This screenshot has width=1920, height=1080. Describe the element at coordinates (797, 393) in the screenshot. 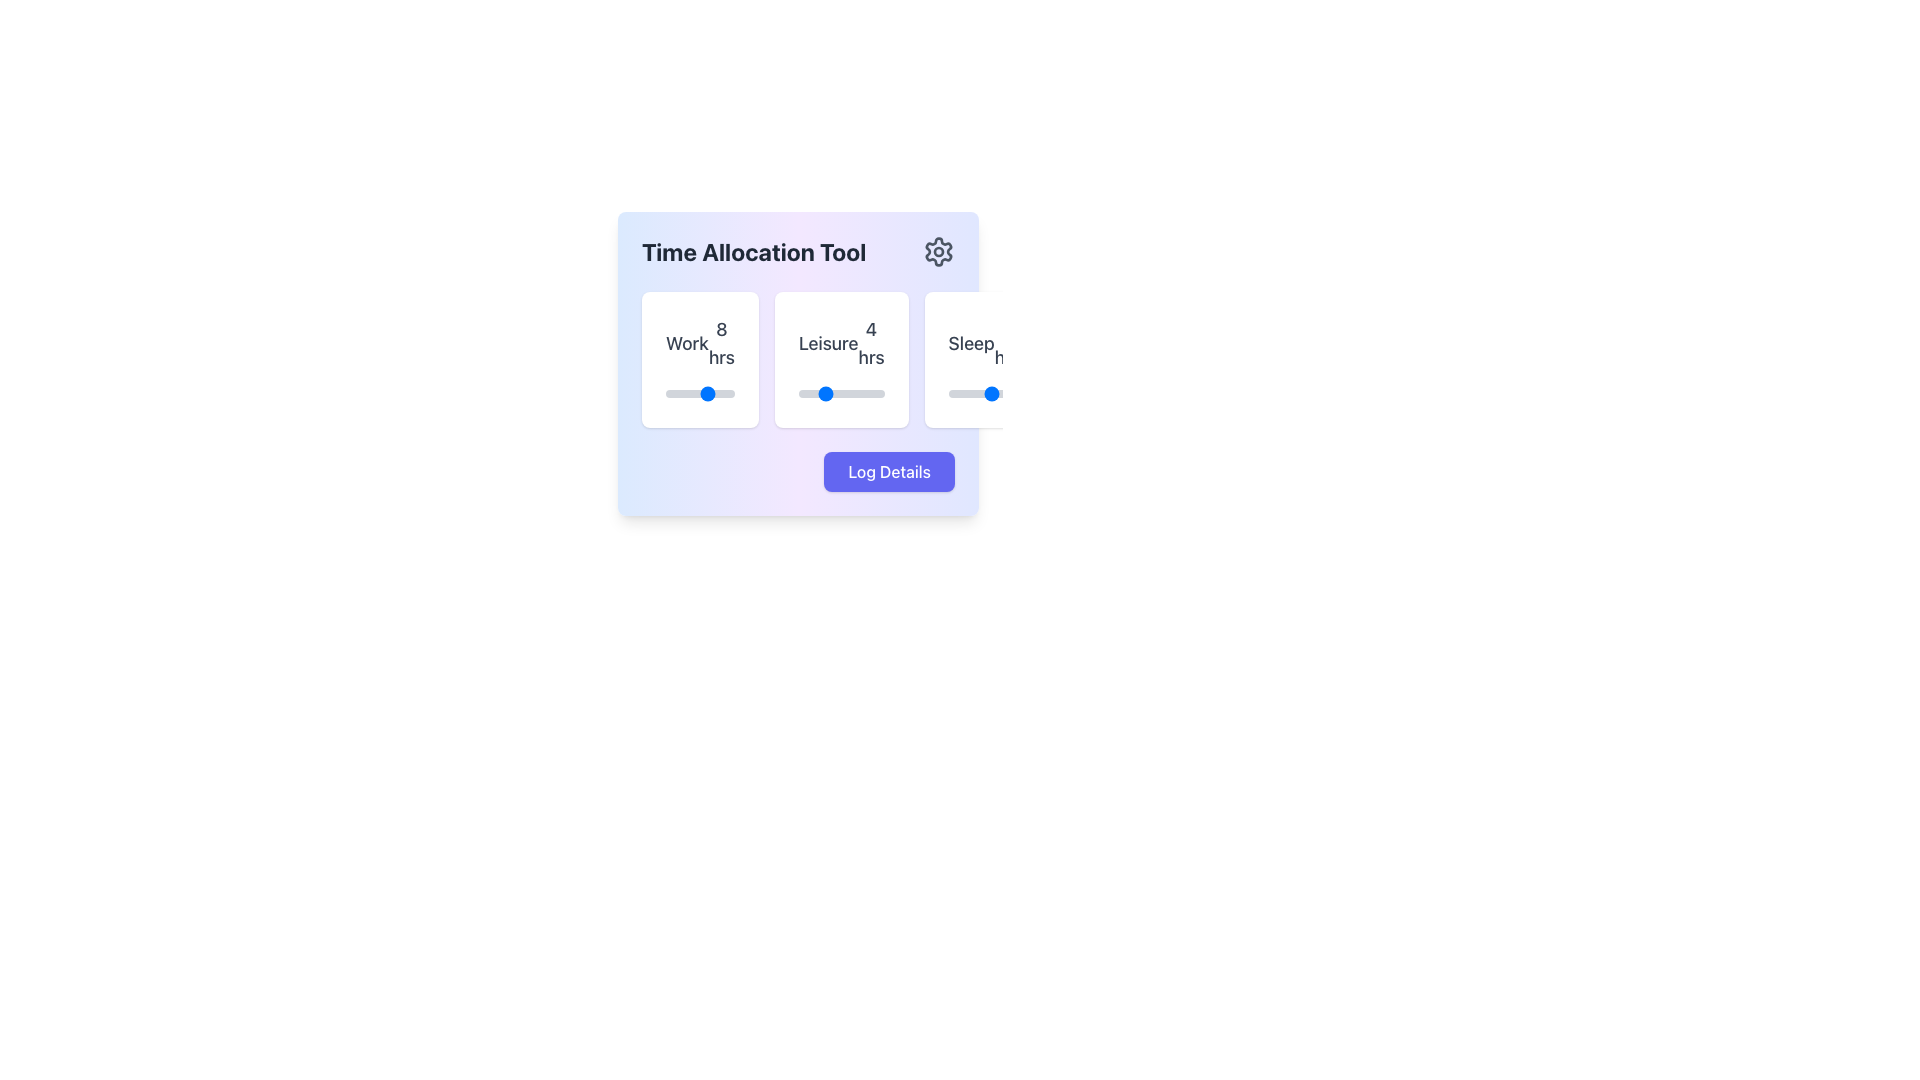

I see `the leisure time slider` at that location.